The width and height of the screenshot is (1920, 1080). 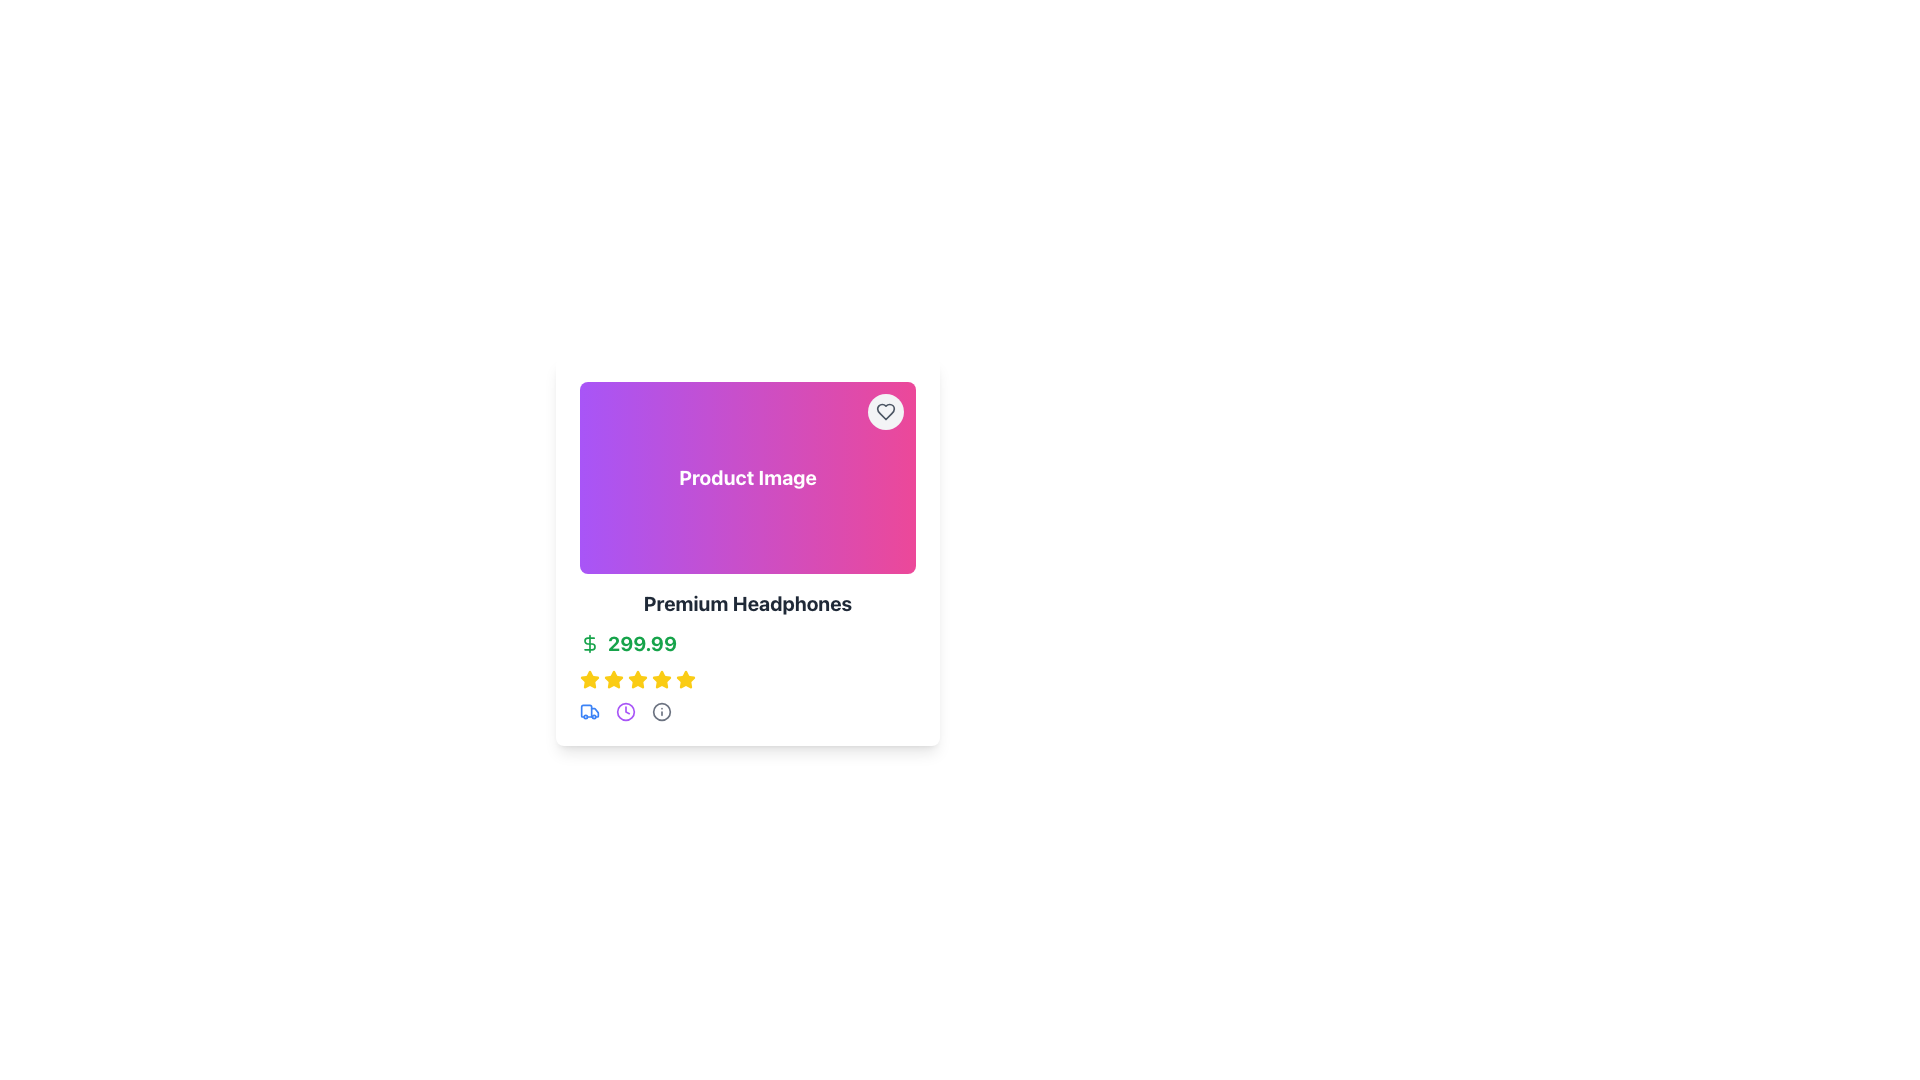 I want to click on the heart icon button in the top-right corner of the product card to mark the product as favorite, so click(x=885, y=411).